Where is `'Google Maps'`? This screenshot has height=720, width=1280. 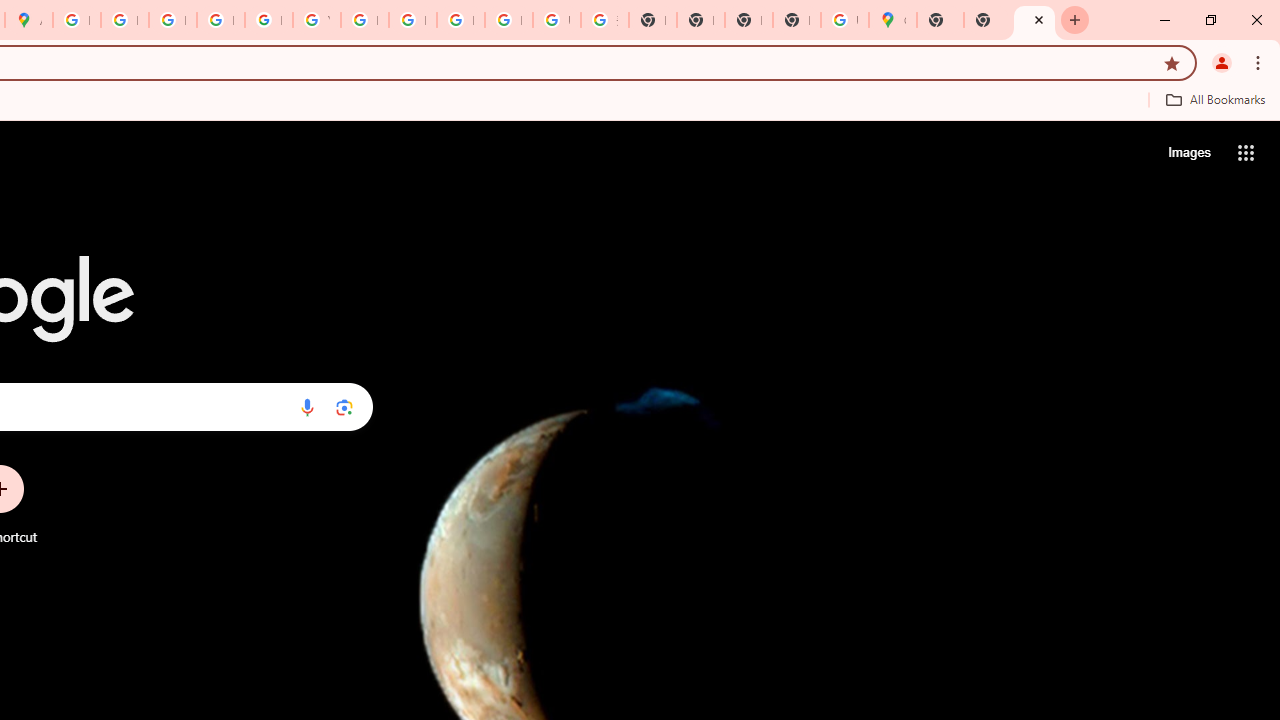
'Google Maps' is located at coordinates (891, 20).